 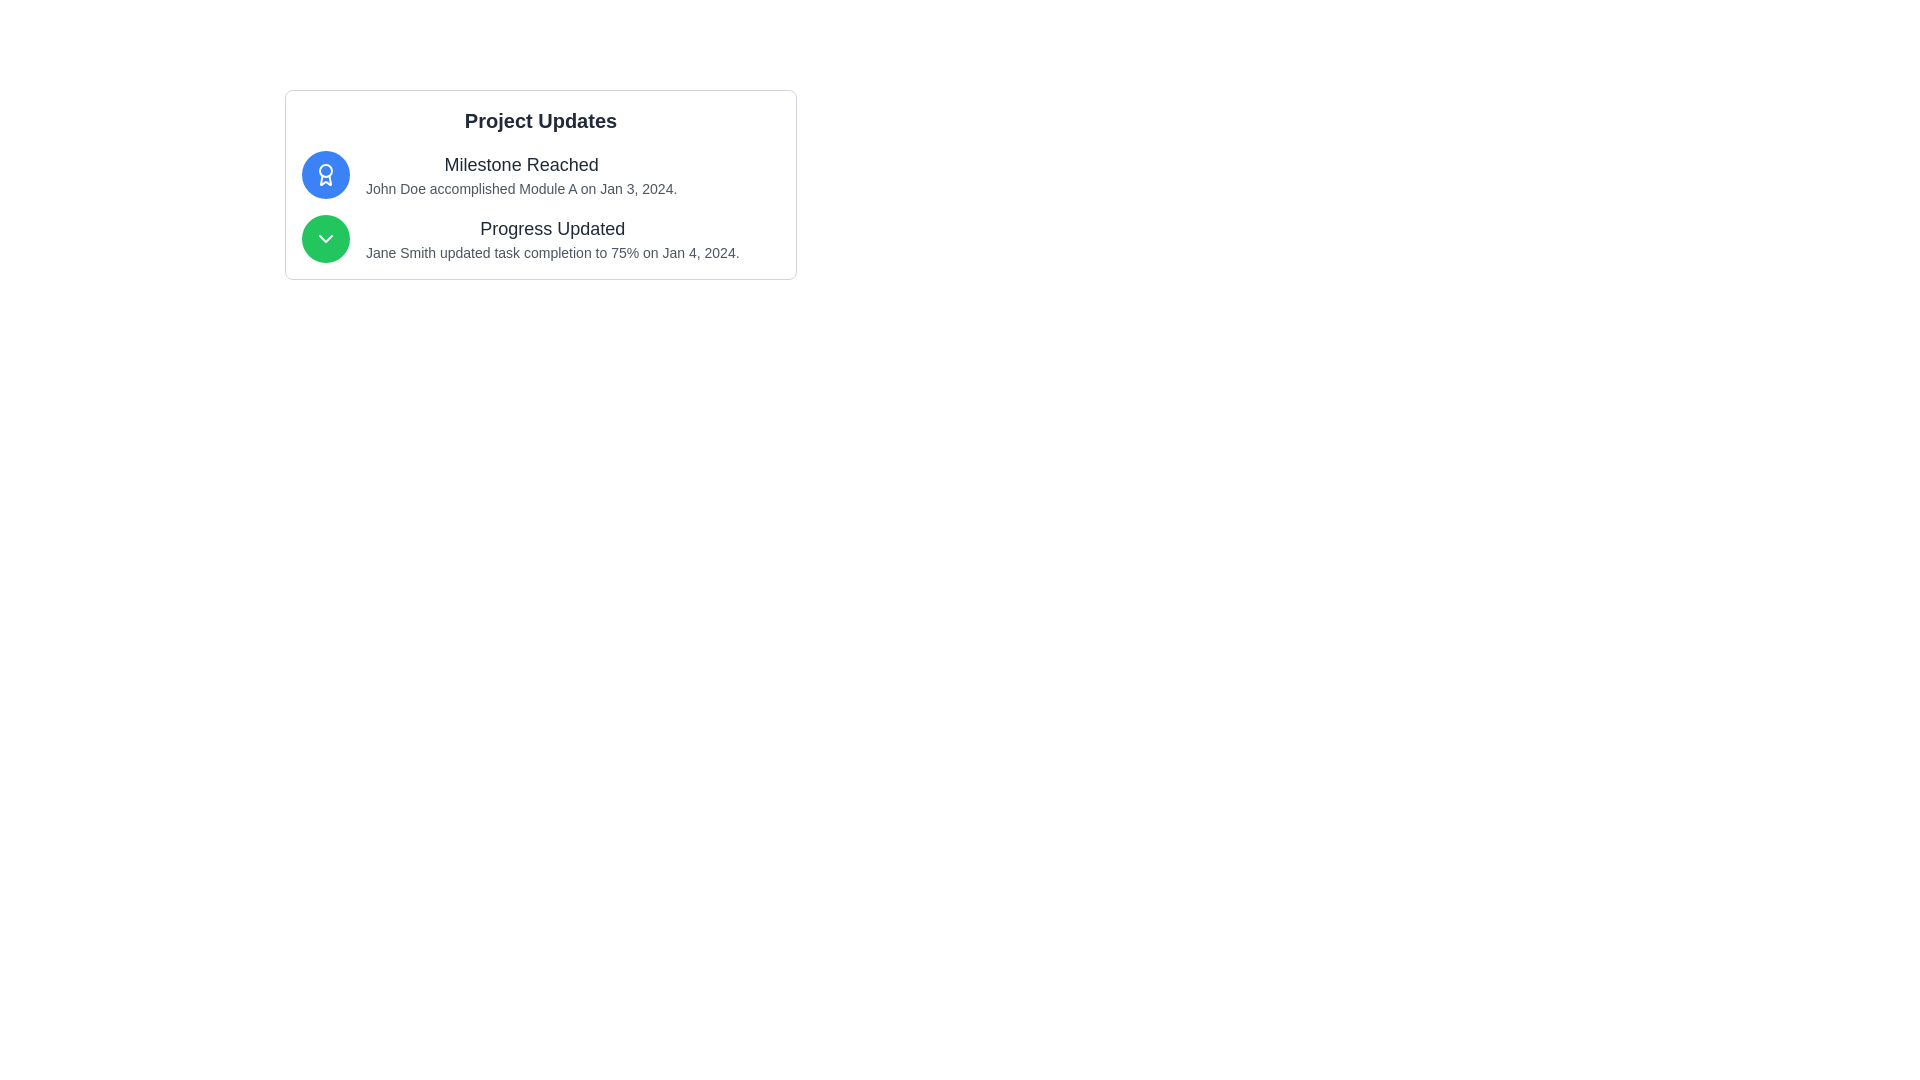 What do you see at coordinates (326, 169) in the screenshot?
I see `the central circular component of the award icon within the 'Milestone Reached' notification located at the top-left side` at bounding box center [326, 169].